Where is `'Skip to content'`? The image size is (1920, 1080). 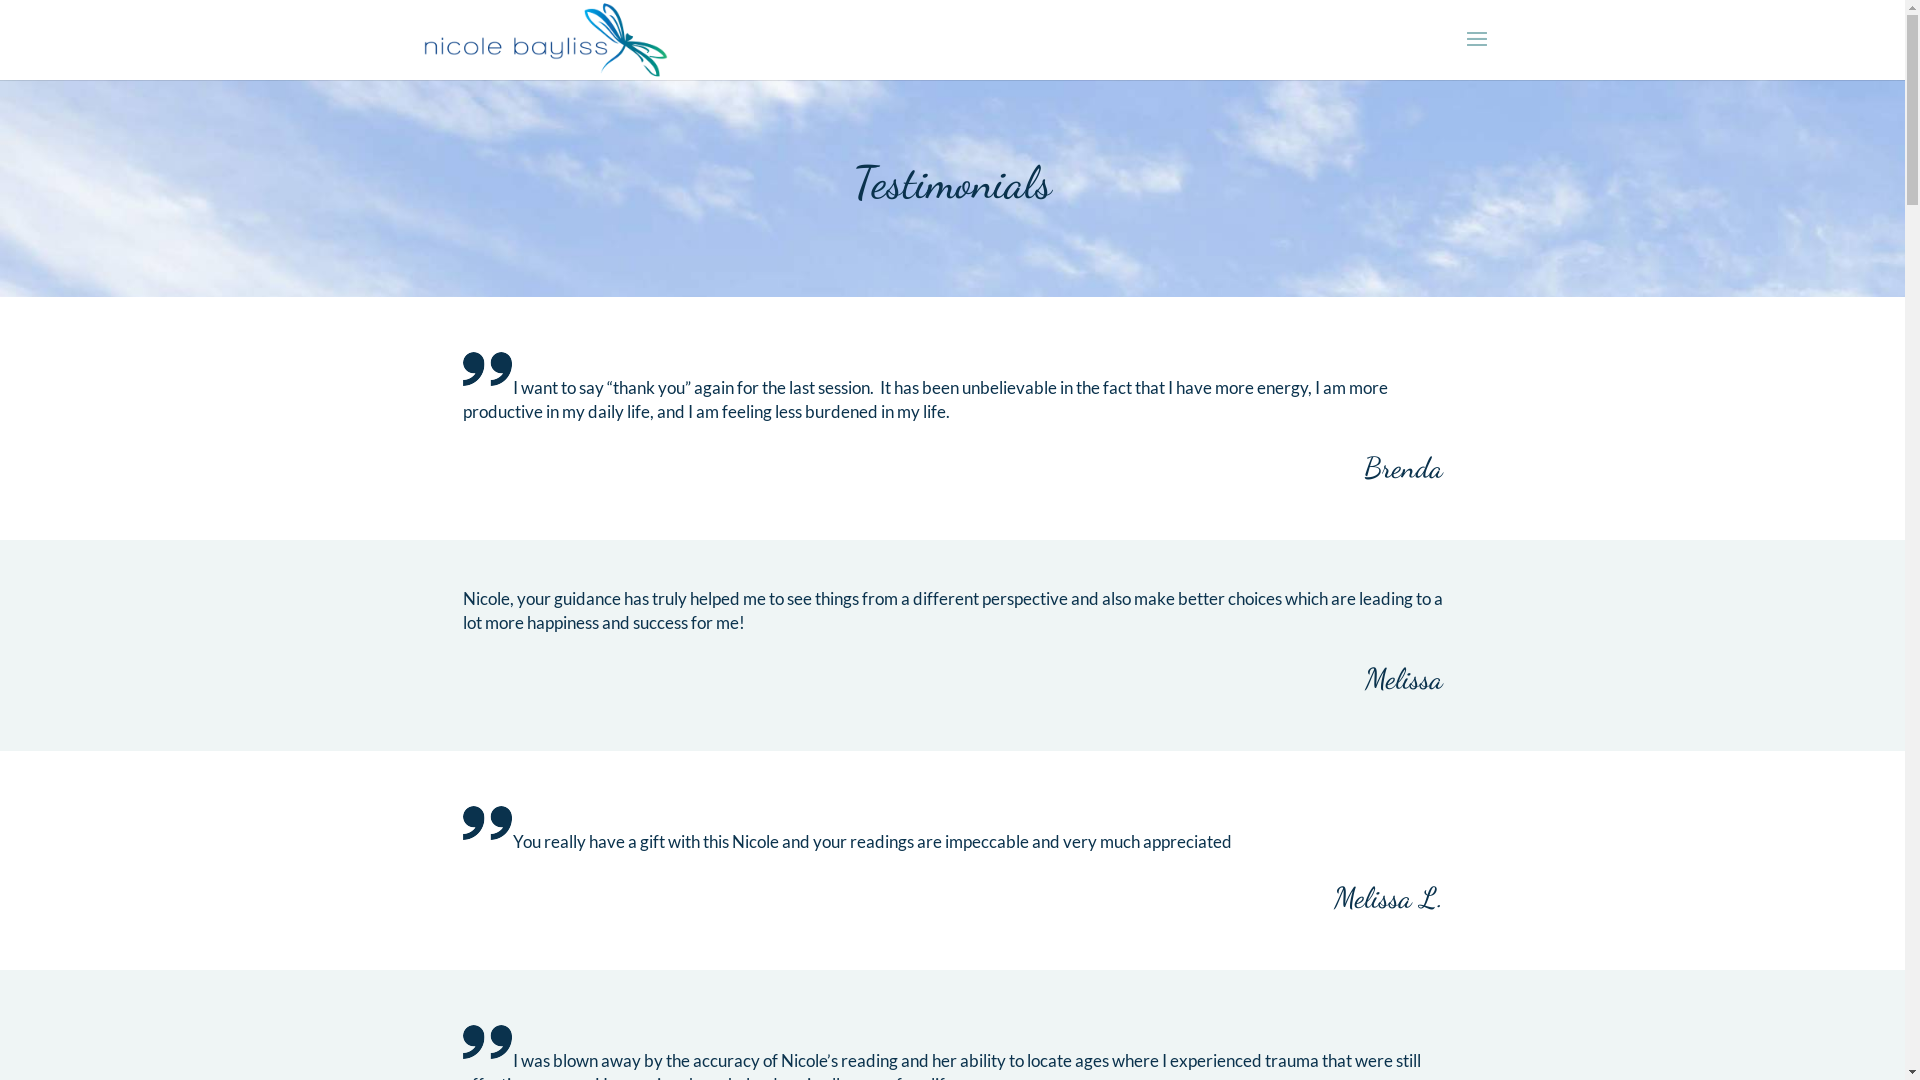 'Skip to content' is located at coordinates (0, 0).